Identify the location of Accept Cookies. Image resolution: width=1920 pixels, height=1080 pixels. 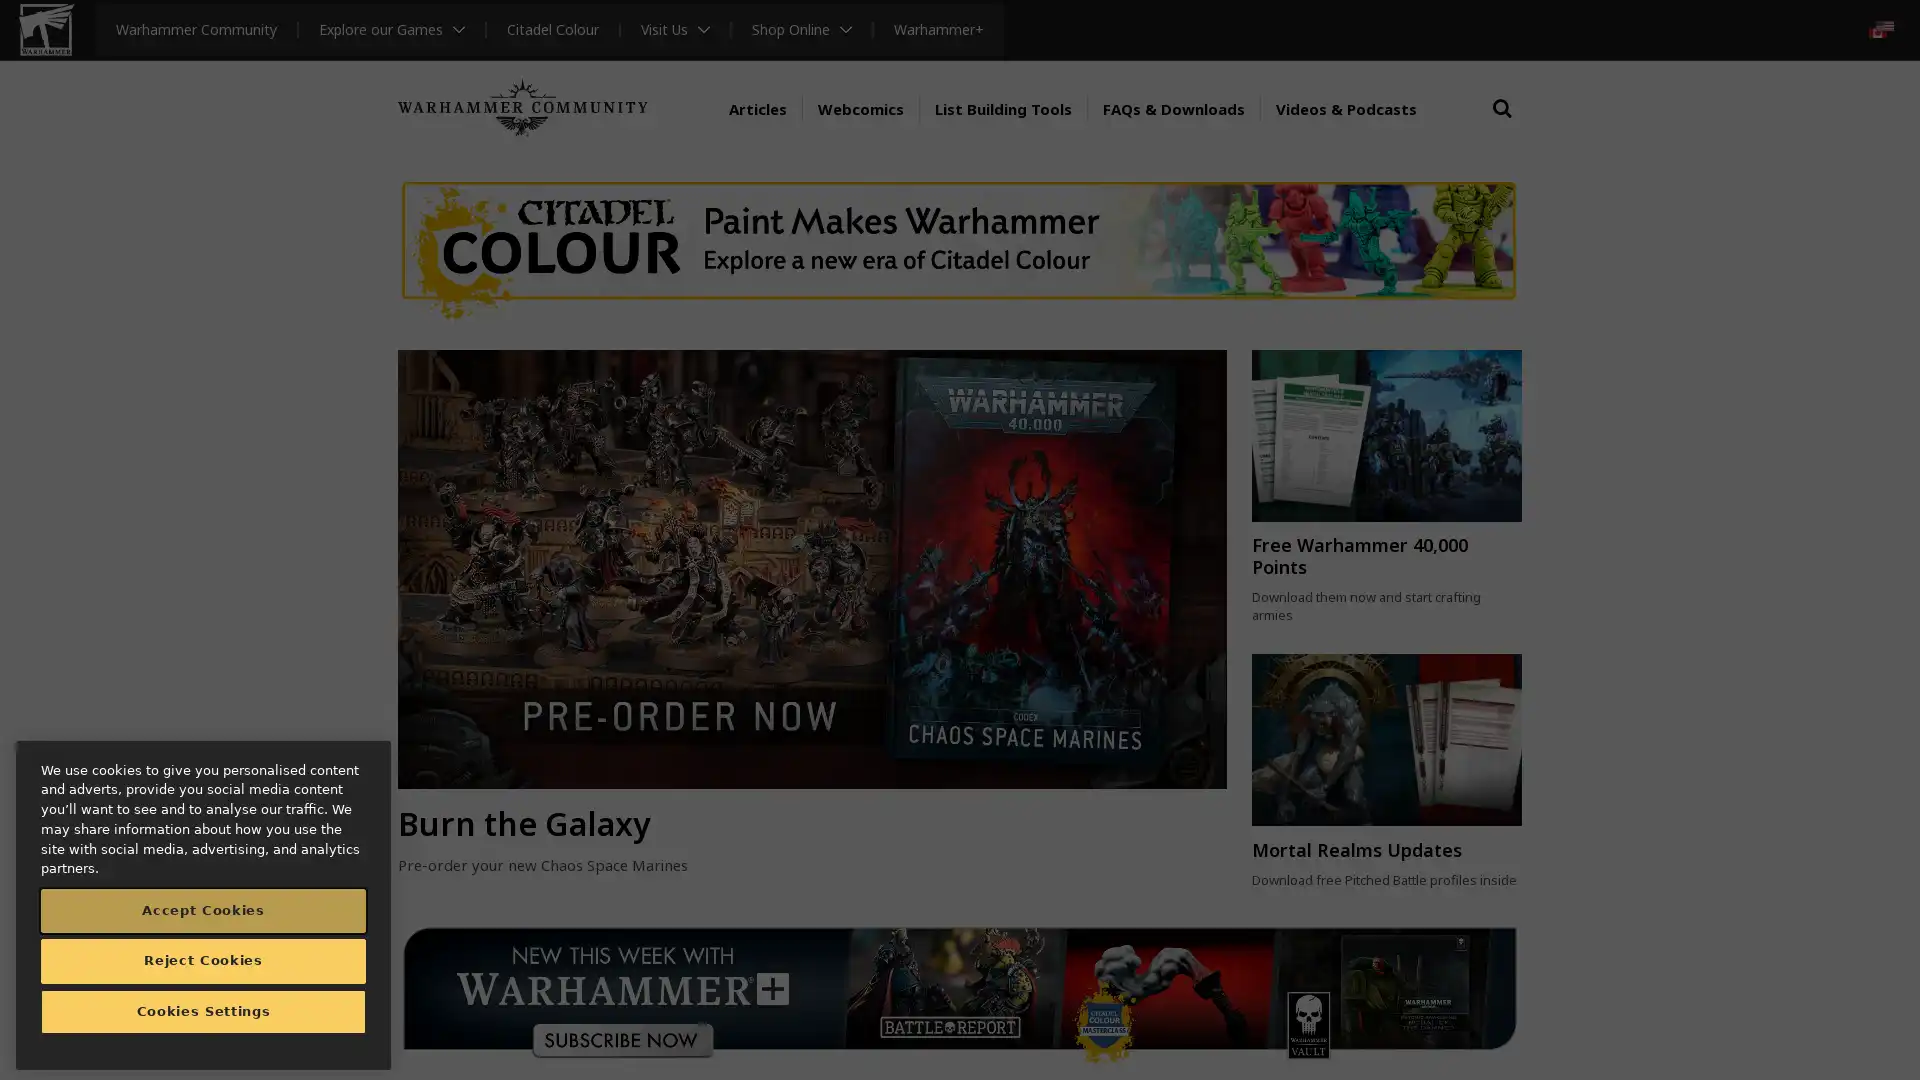
(203, 910).